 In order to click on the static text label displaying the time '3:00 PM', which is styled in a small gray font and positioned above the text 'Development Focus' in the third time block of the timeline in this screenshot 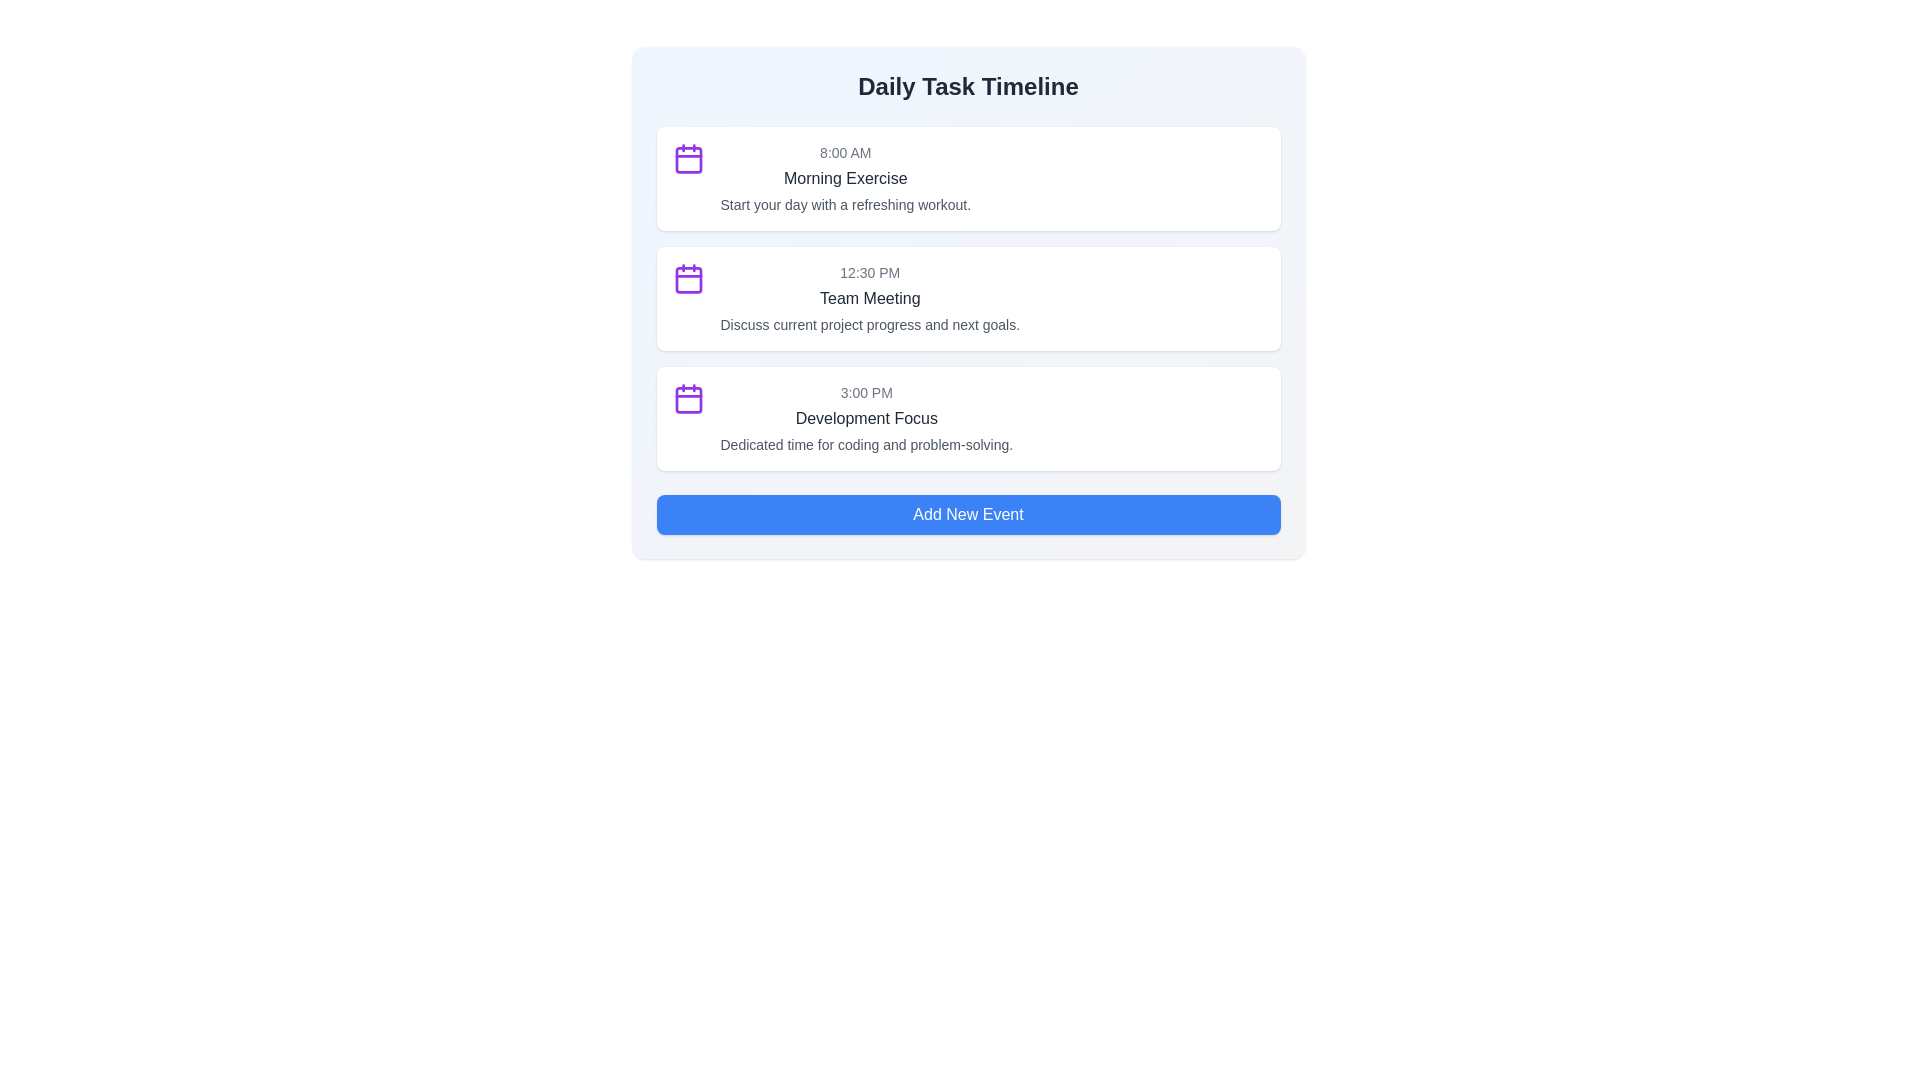, I will do `click(866, 393)`.